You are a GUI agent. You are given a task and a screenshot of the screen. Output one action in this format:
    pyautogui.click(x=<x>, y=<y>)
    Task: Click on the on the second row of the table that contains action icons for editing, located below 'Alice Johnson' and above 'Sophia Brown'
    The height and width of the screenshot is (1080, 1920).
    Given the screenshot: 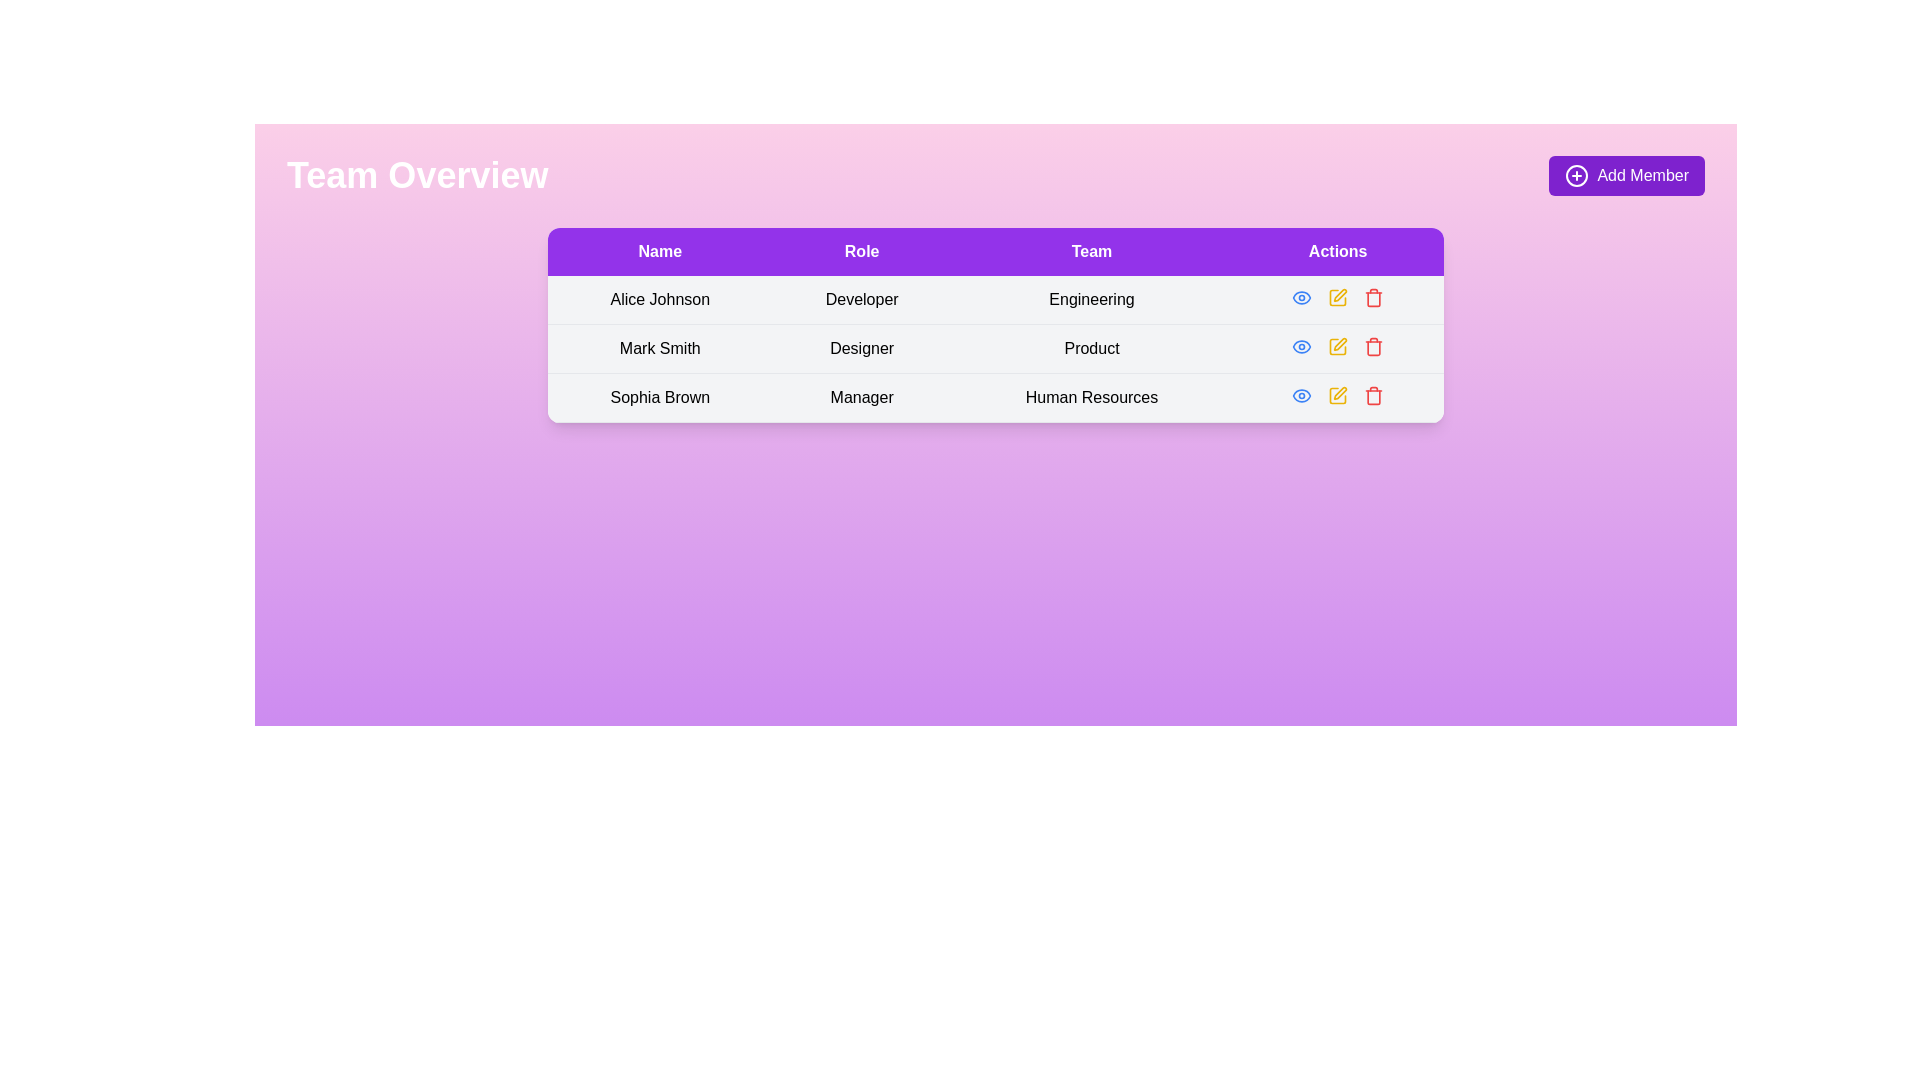 What is the action you would take?
    pyautogui.click(x=996, y=324)
    